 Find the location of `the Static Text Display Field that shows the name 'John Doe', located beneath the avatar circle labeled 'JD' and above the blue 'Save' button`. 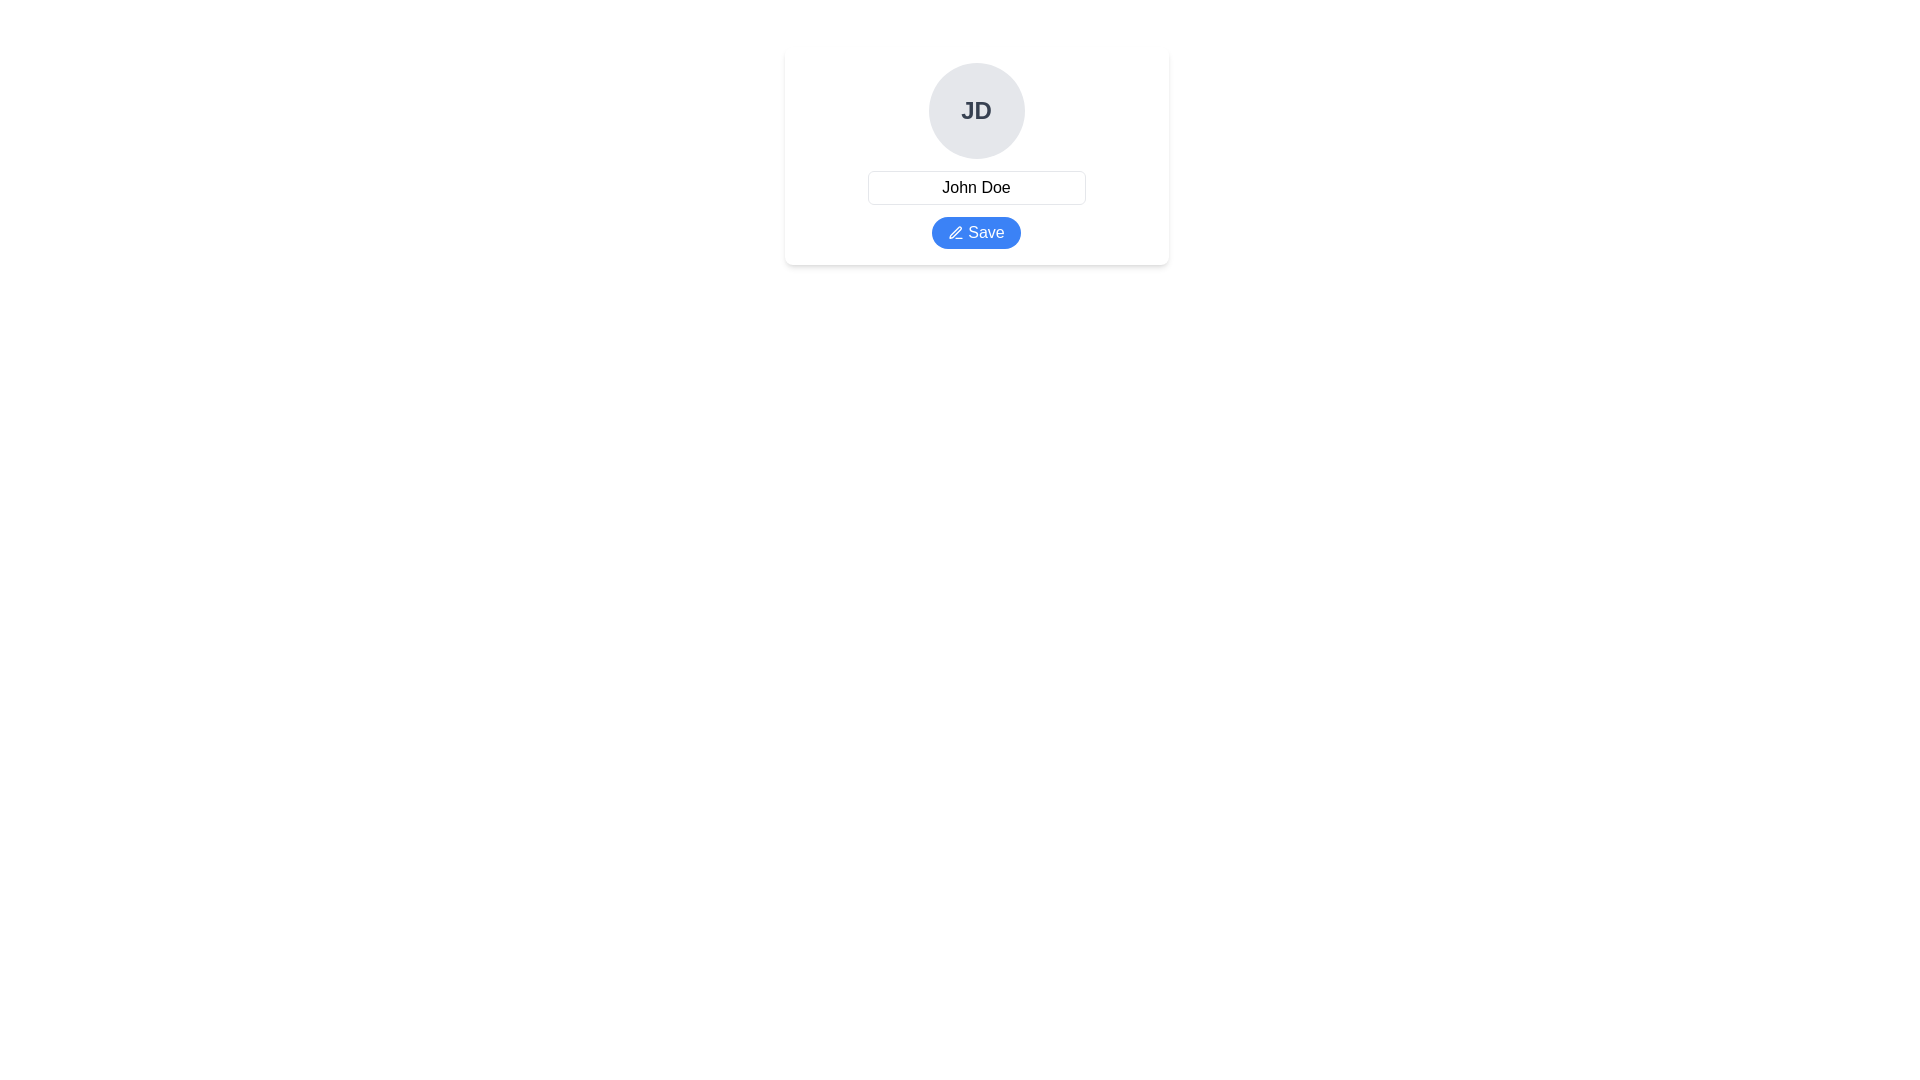

the Static Text Display Field that shows the name 'John Doe', located beneath the avatar circle labeled 'JD' and above the blue 'Save' button is located at coordinates (976, 188).